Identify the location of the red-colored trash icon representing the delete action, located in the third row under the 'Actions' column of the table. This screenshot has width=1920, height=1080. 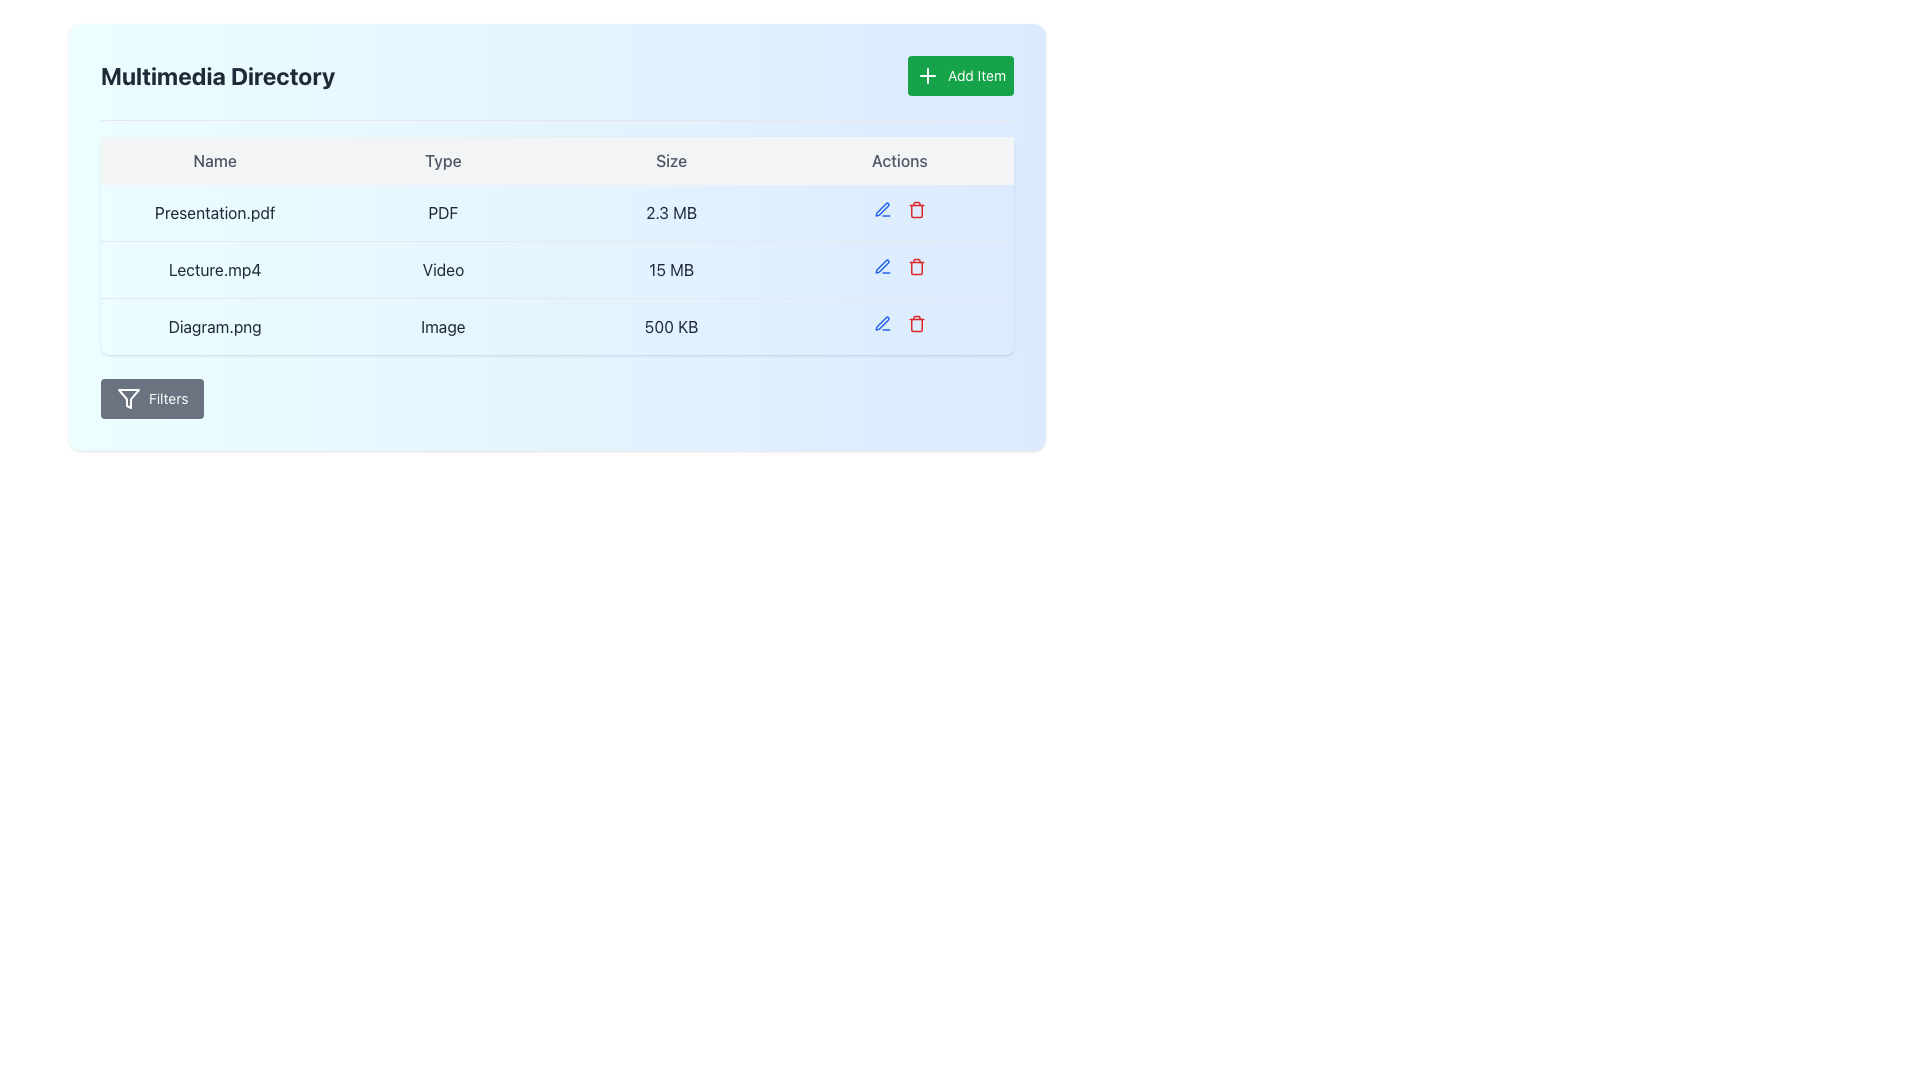
(915, 265).